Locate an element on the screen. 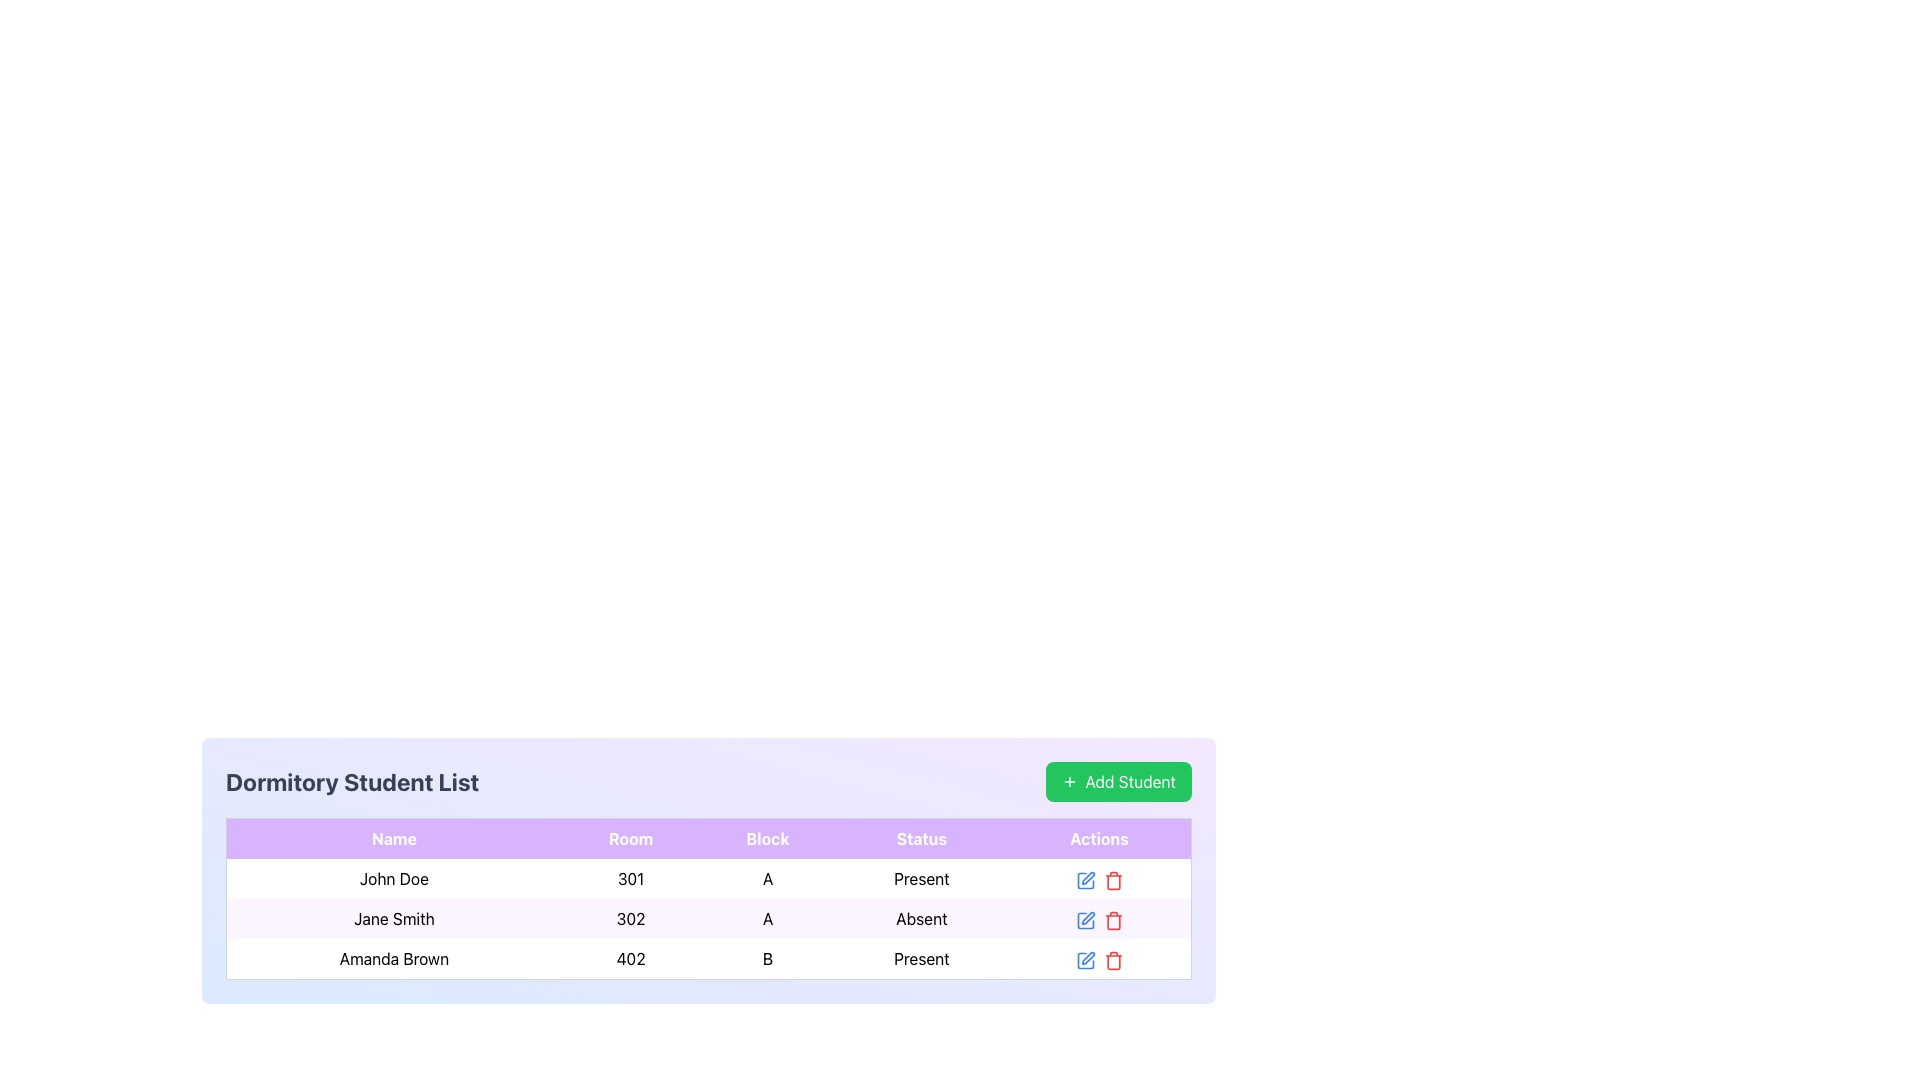 Image resolution: width=1920 pixels, height=1080 pixels. the text that signifies the block designation 'B' for Amanda Brown, located in the third column of the table under the 'Block' header is located at coordinates (767, 958).